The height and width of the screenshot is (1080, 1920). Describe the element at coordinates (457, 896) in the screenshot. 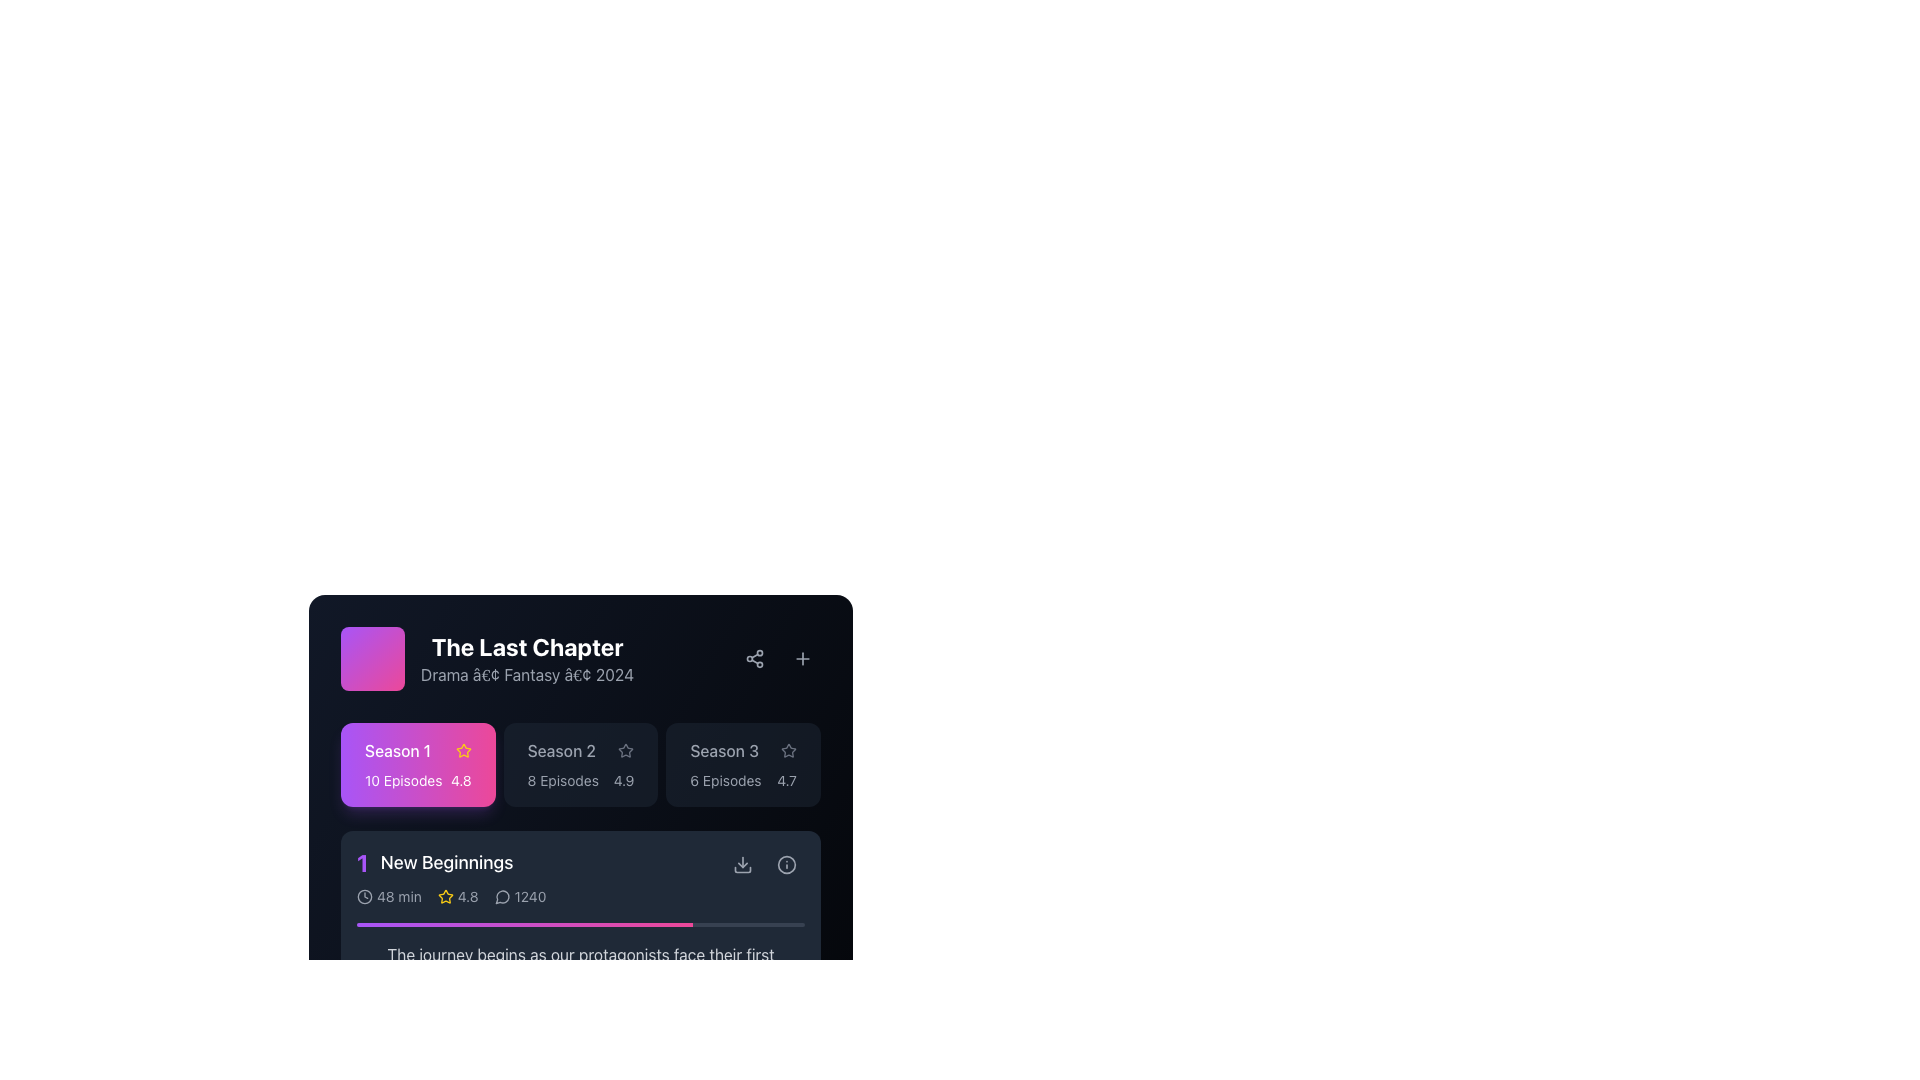

I see `displayed rating value from the Rating Indicator located beneath the series title 'New Beginnings', positioned after the duration '48 min' and before the comment count '1240'` at that location.